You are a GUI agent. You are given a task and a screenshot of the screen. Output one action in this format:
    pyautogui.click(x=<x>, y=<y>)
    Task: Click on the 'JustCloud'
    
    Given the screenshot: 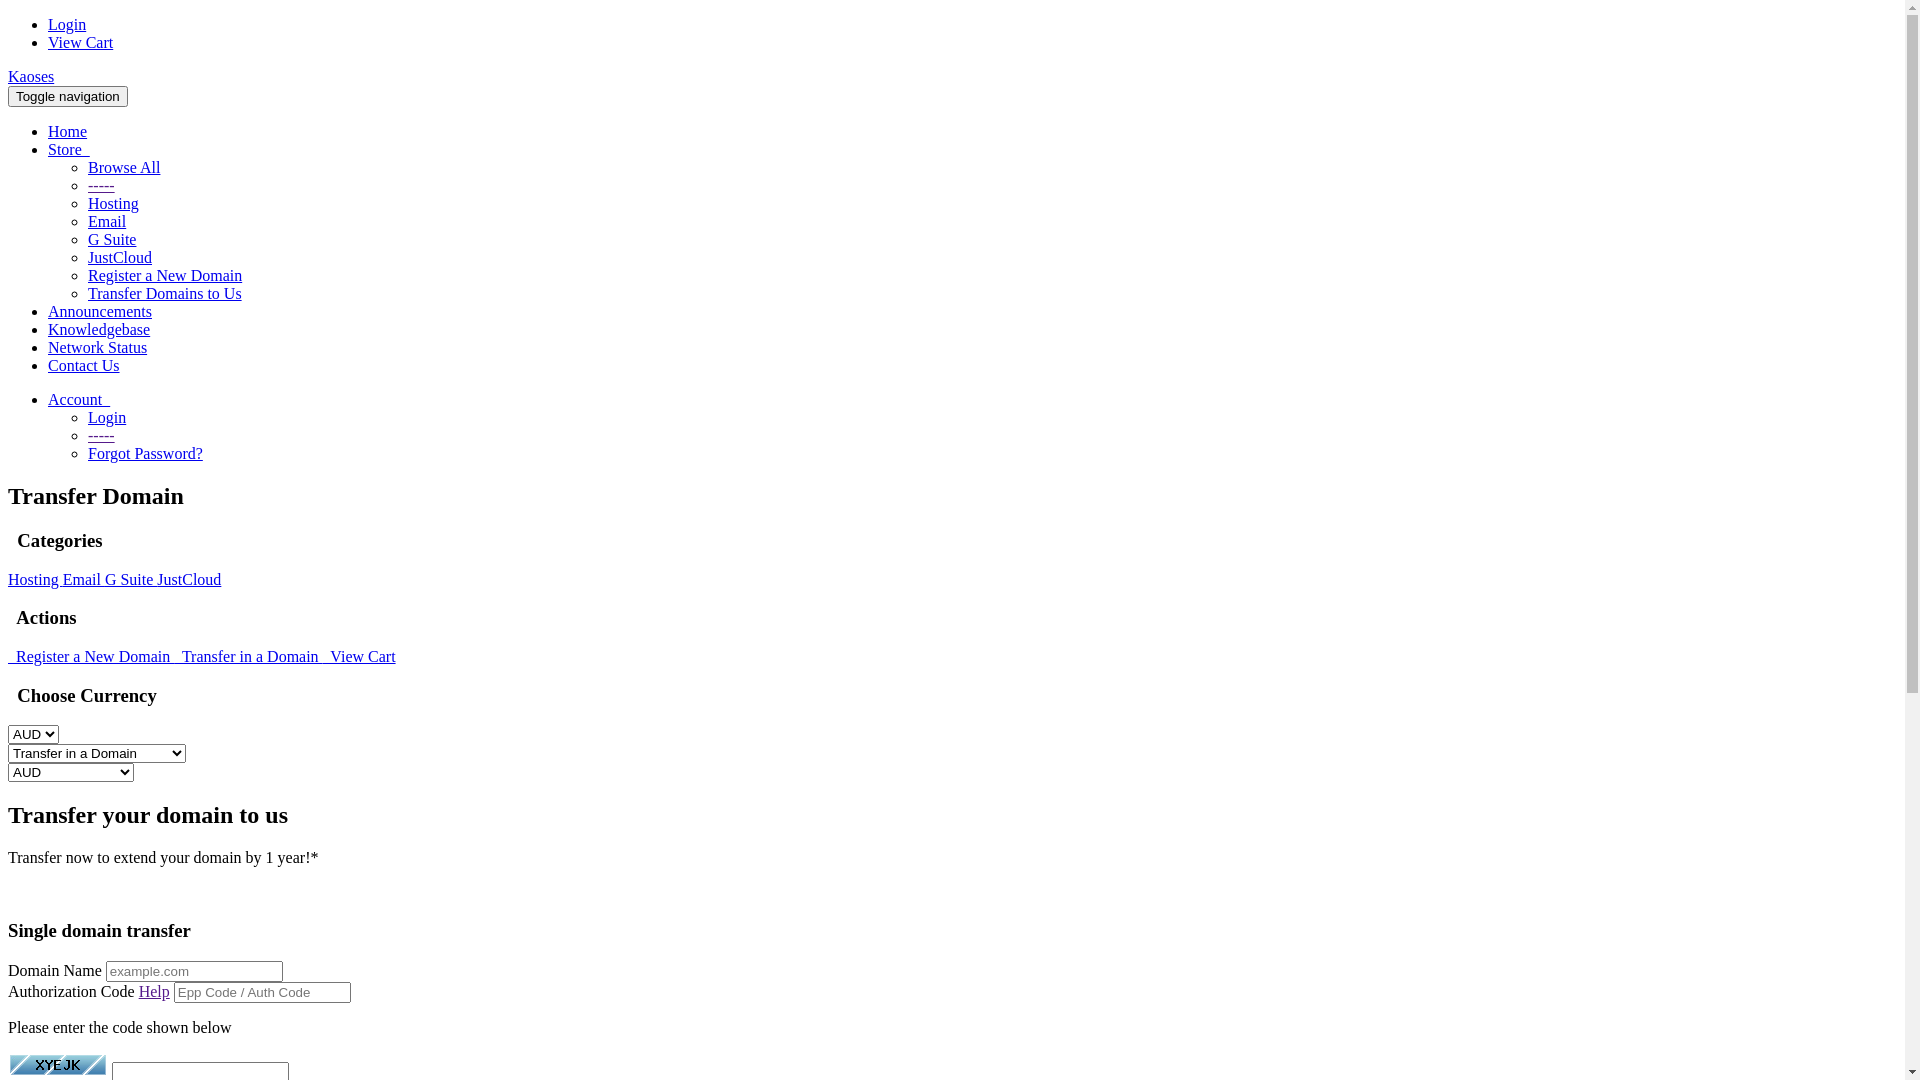 What is the action you would take?
    pyautogui.click(x=119, y=256)
    